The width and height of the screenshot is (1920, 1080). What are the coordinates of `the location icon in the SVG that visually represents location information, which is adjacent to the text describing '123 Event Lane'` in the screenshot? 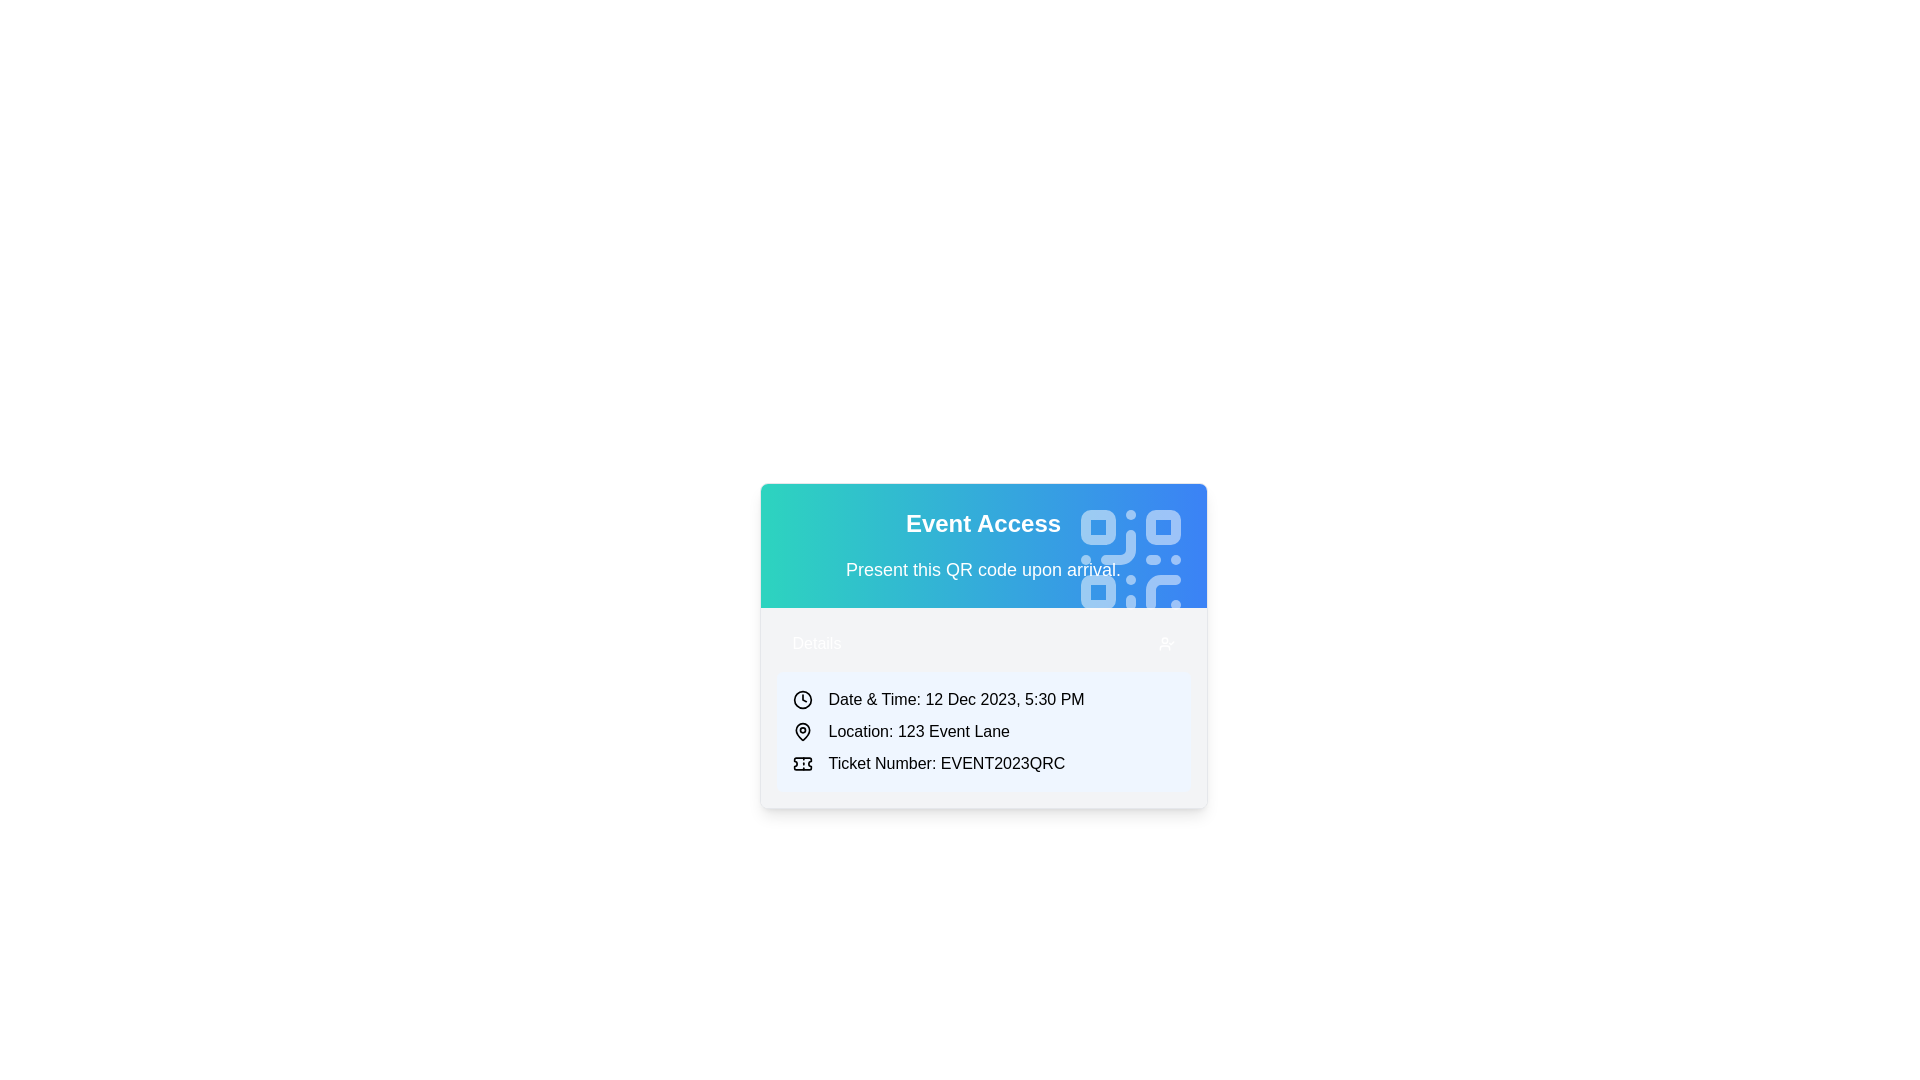 It's located at (802, 732).